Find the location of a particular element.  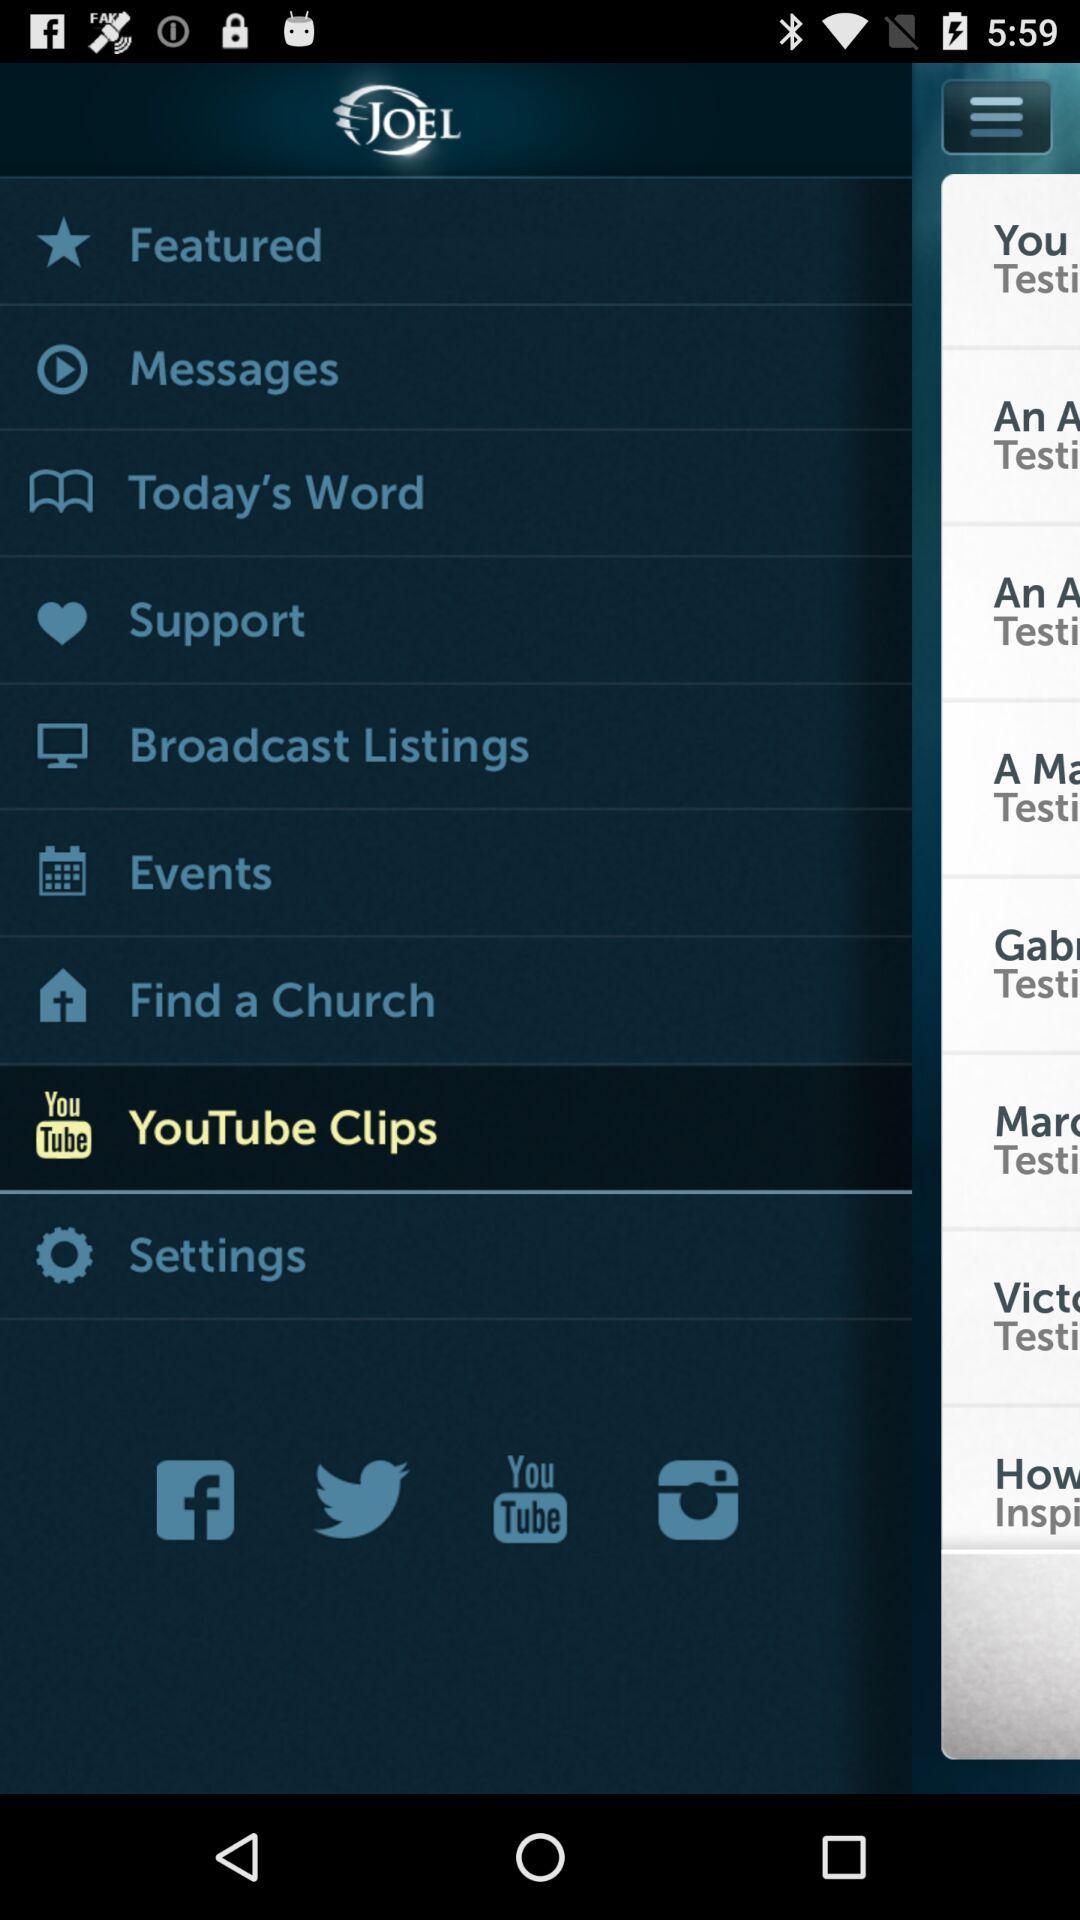

see broadcast listings is located at coordinates (455, 746).